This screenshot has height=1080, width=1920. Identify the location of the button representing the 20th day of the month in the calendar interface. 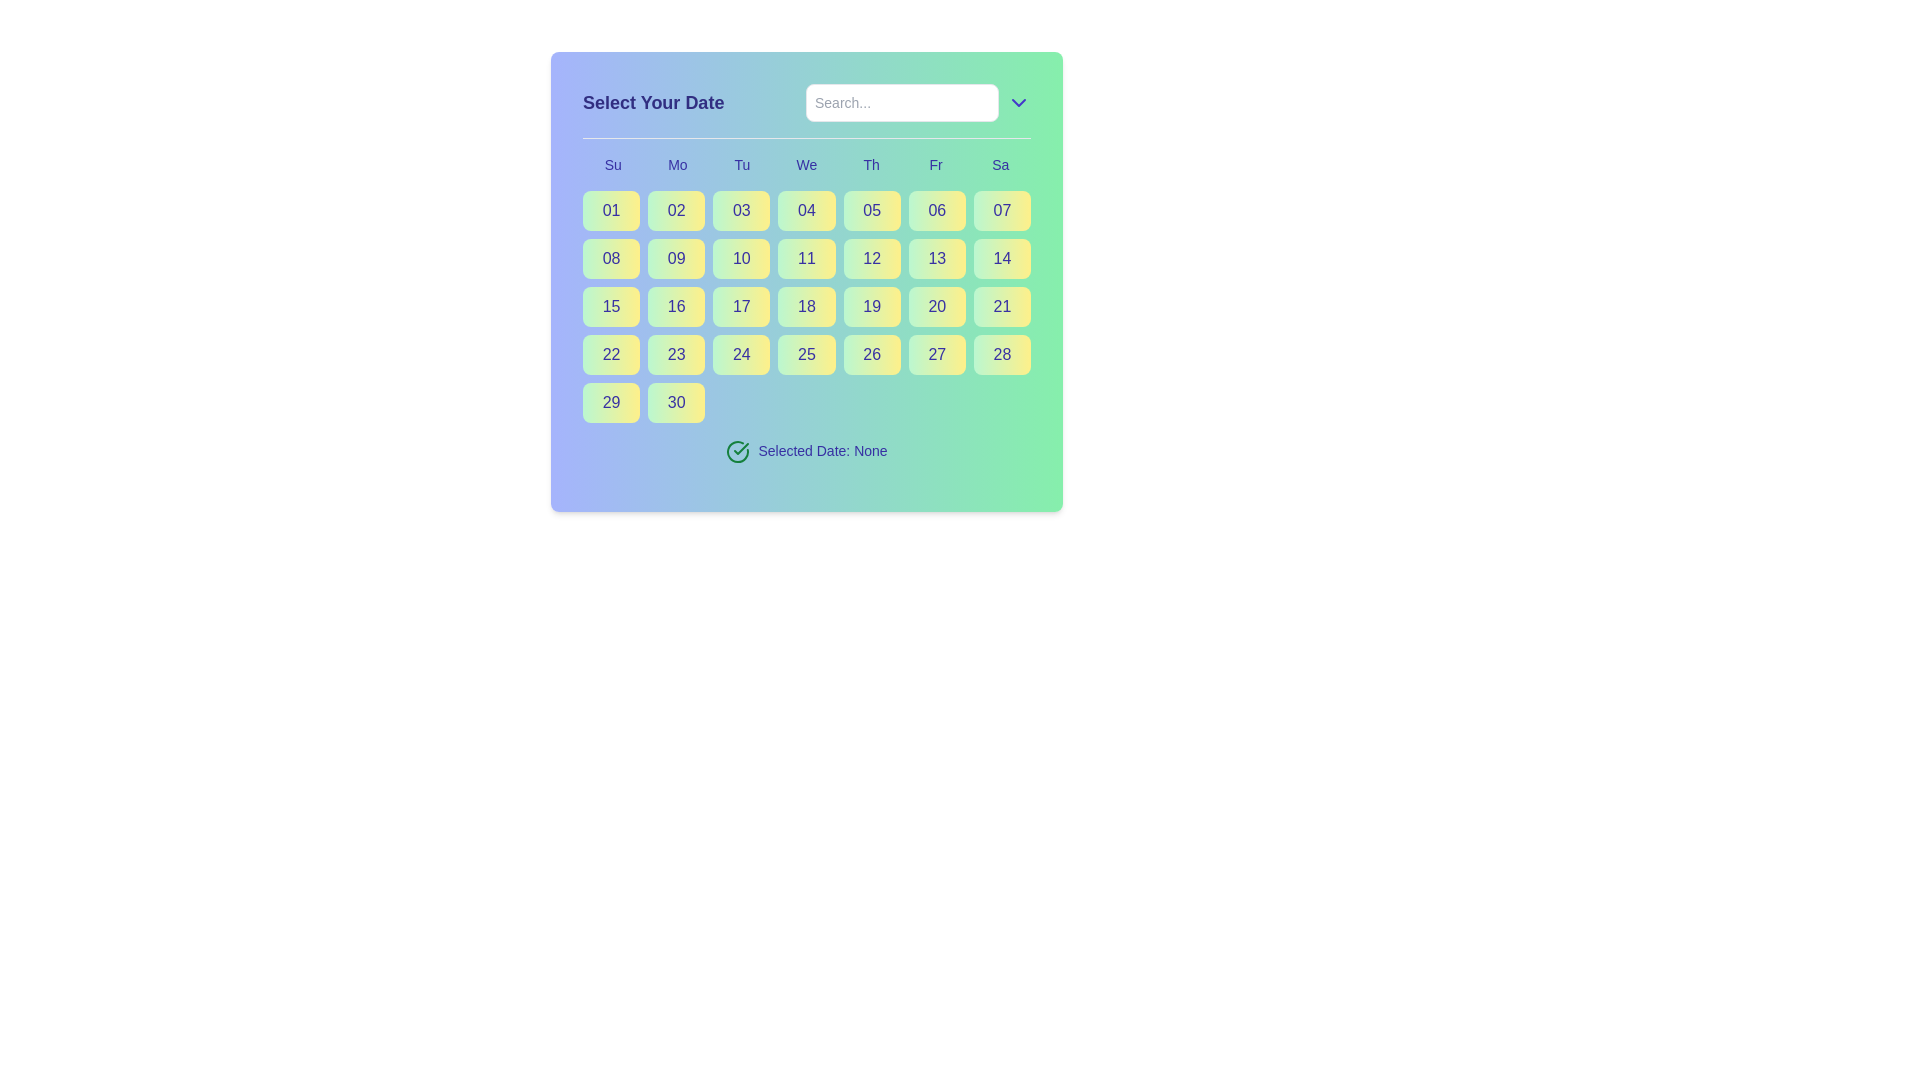
(935, 307).